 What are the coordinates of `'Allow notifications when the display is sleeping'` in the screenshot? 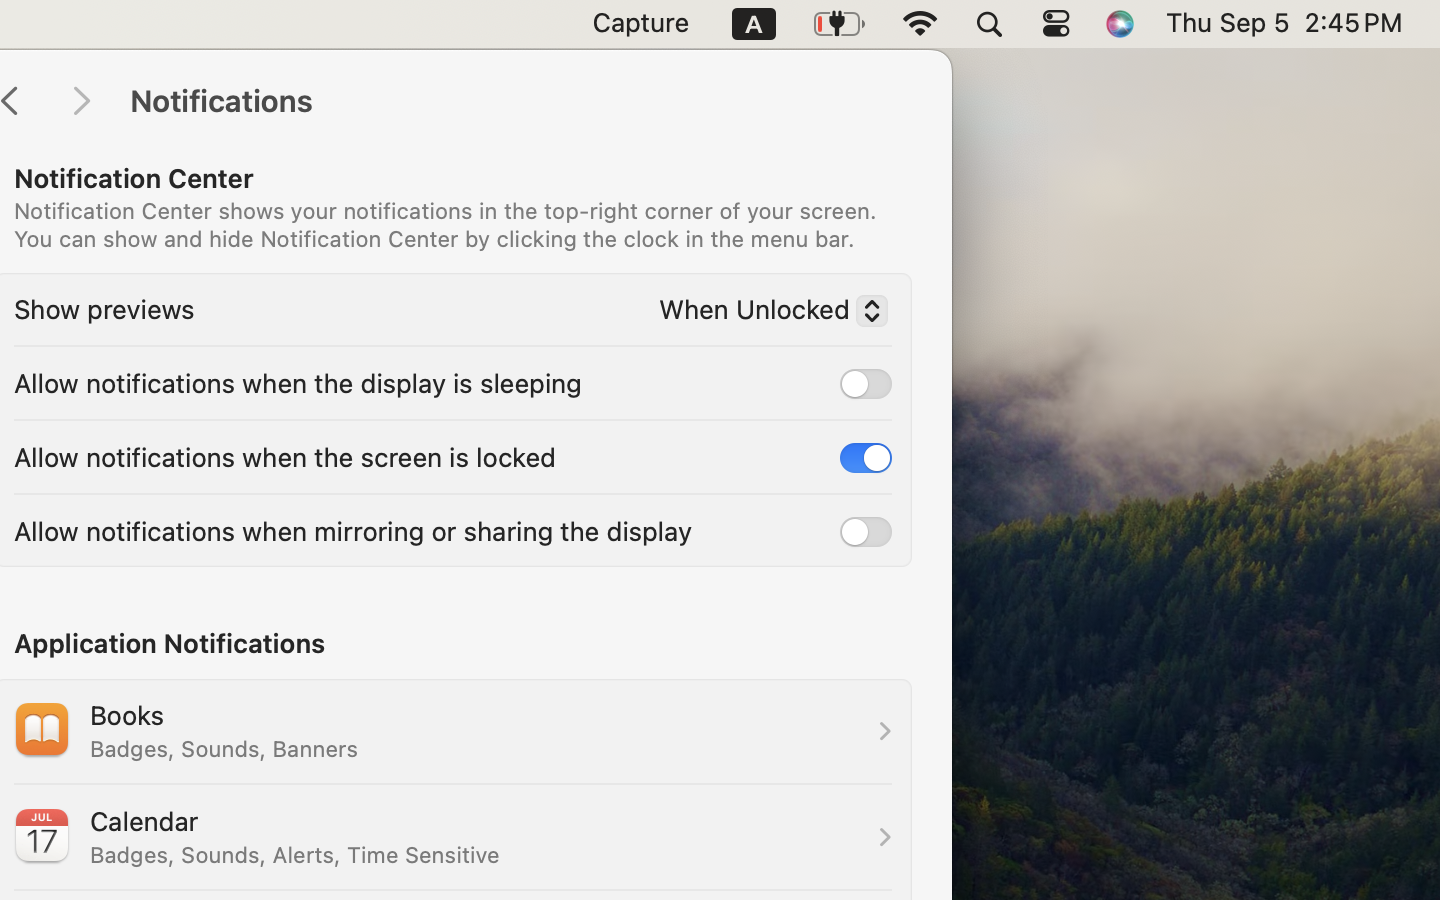 It's located at (296, 381).